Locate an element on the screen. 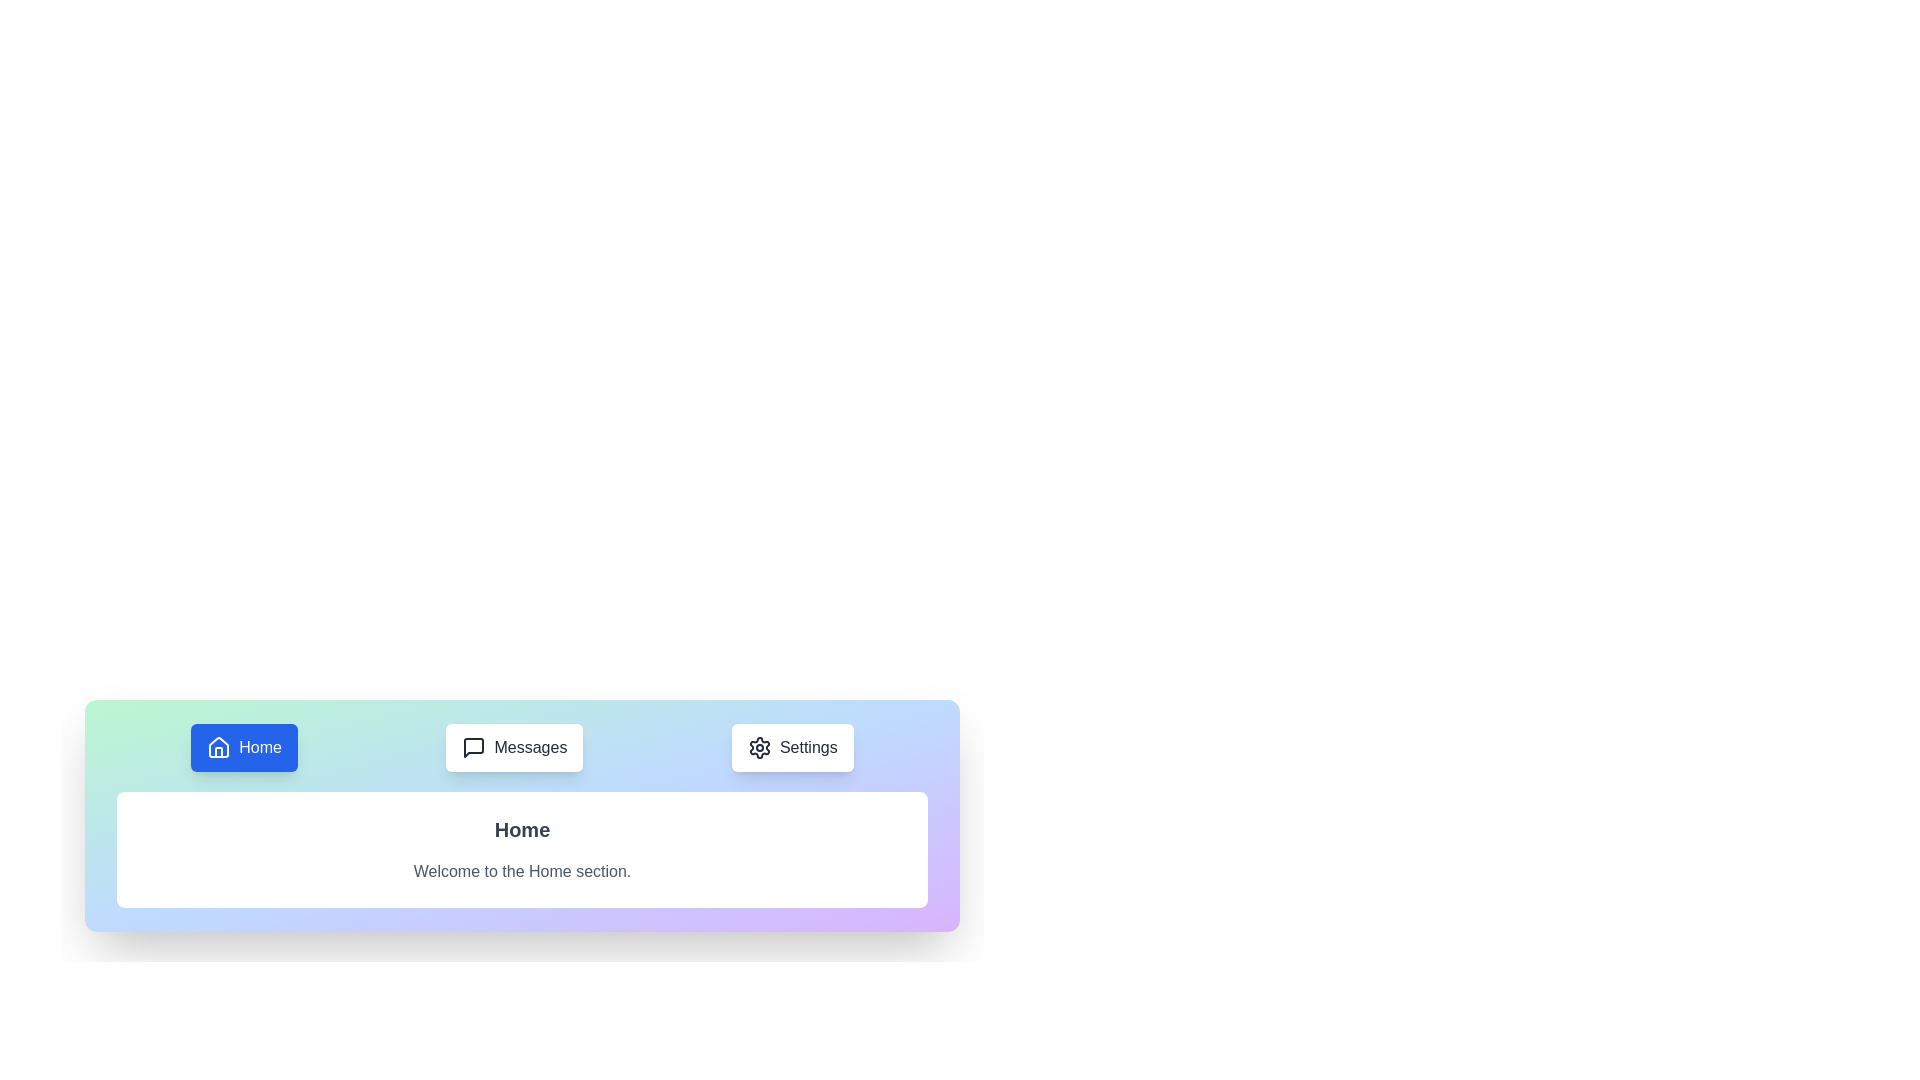  the tab labeled Home to select it is located at coordinates (243, 748).